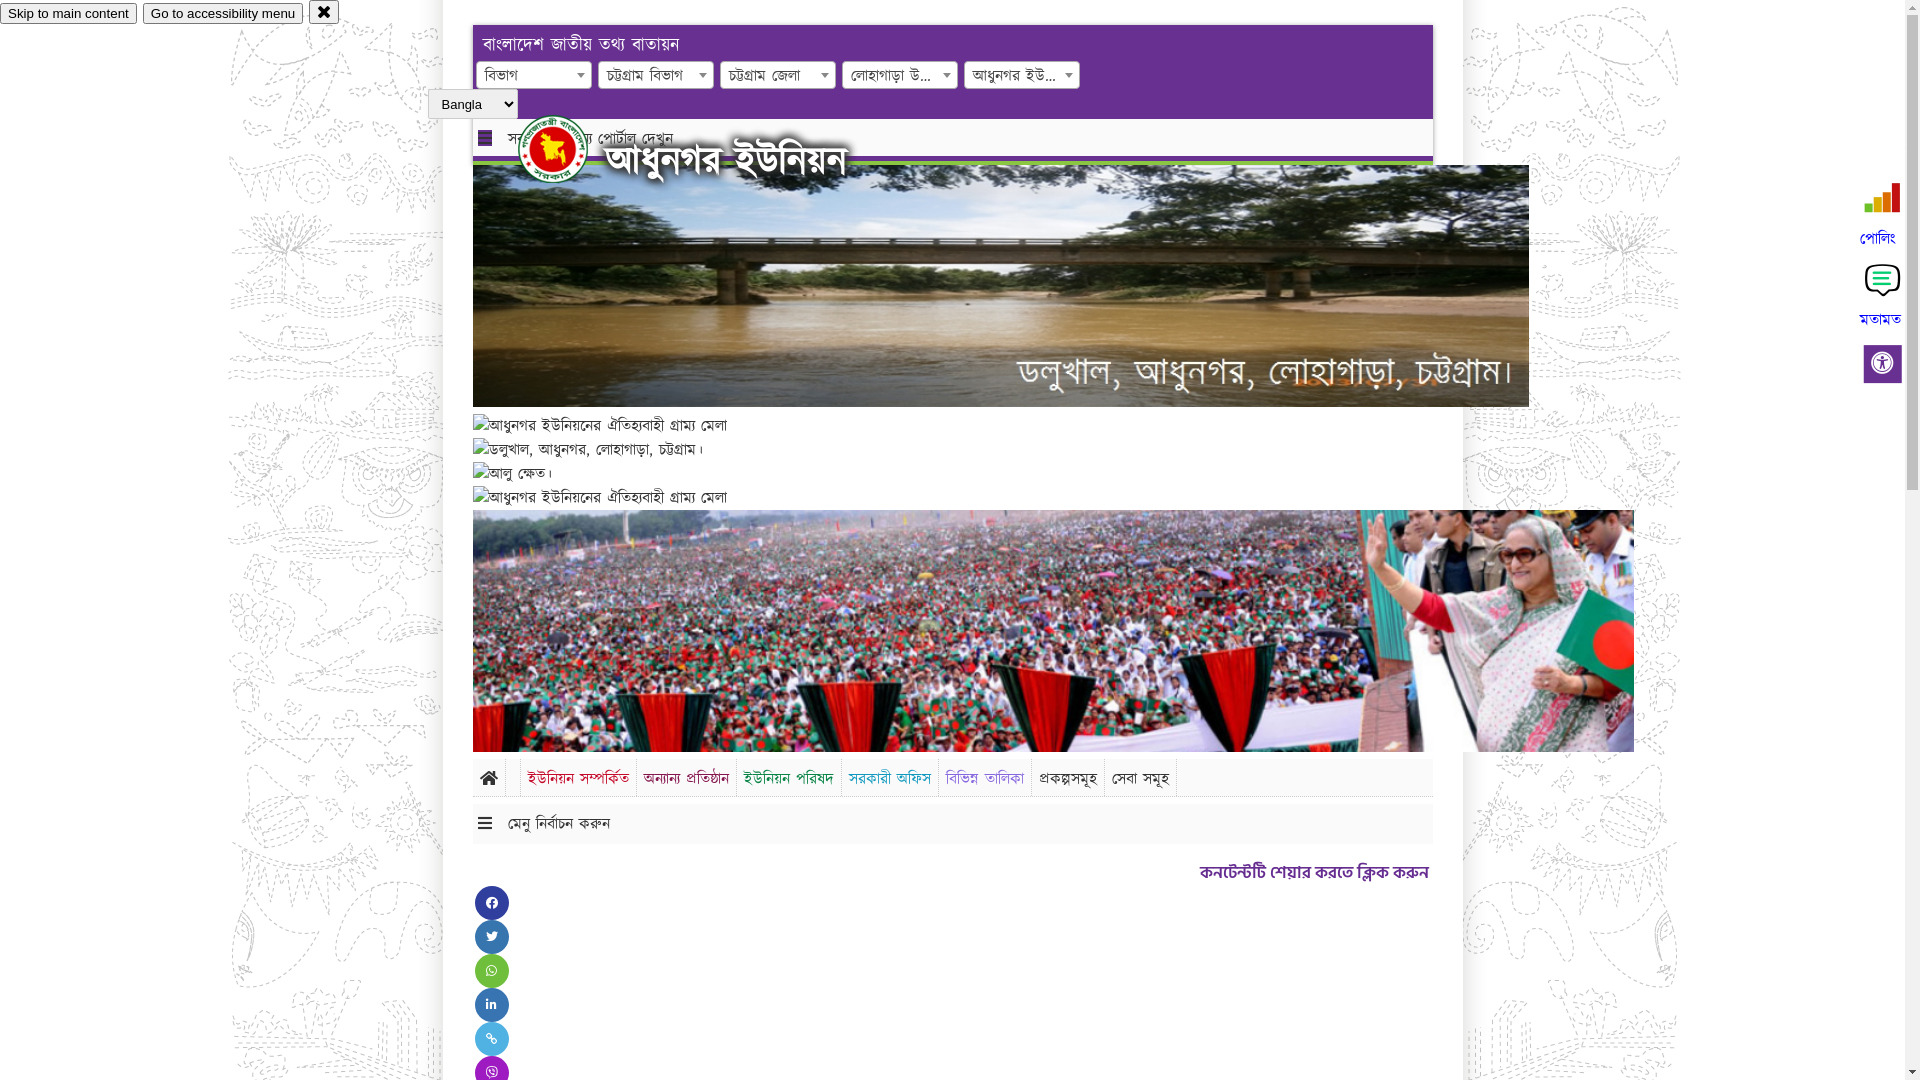  I want to click on ', so click(518, 148).